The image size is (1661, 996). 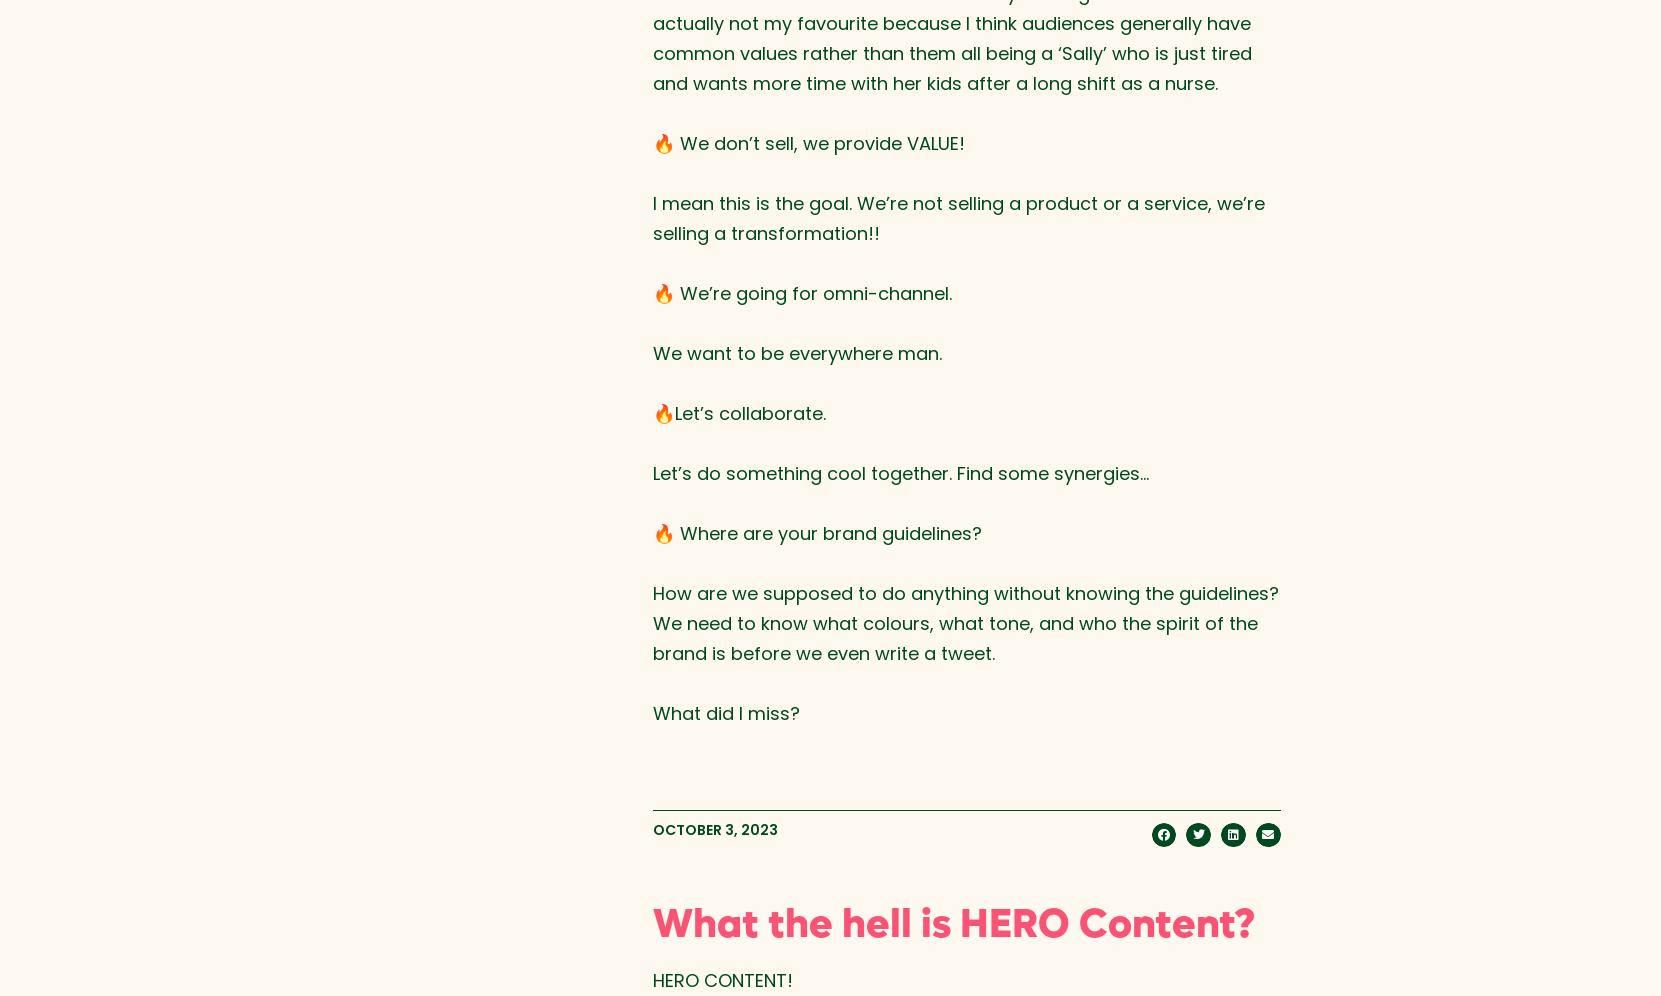 What do you see at coordinates (651, 411) in the screenshot?
I see `'🔥Let’s collaborate.⁠'` at bounding box center [651, 411].